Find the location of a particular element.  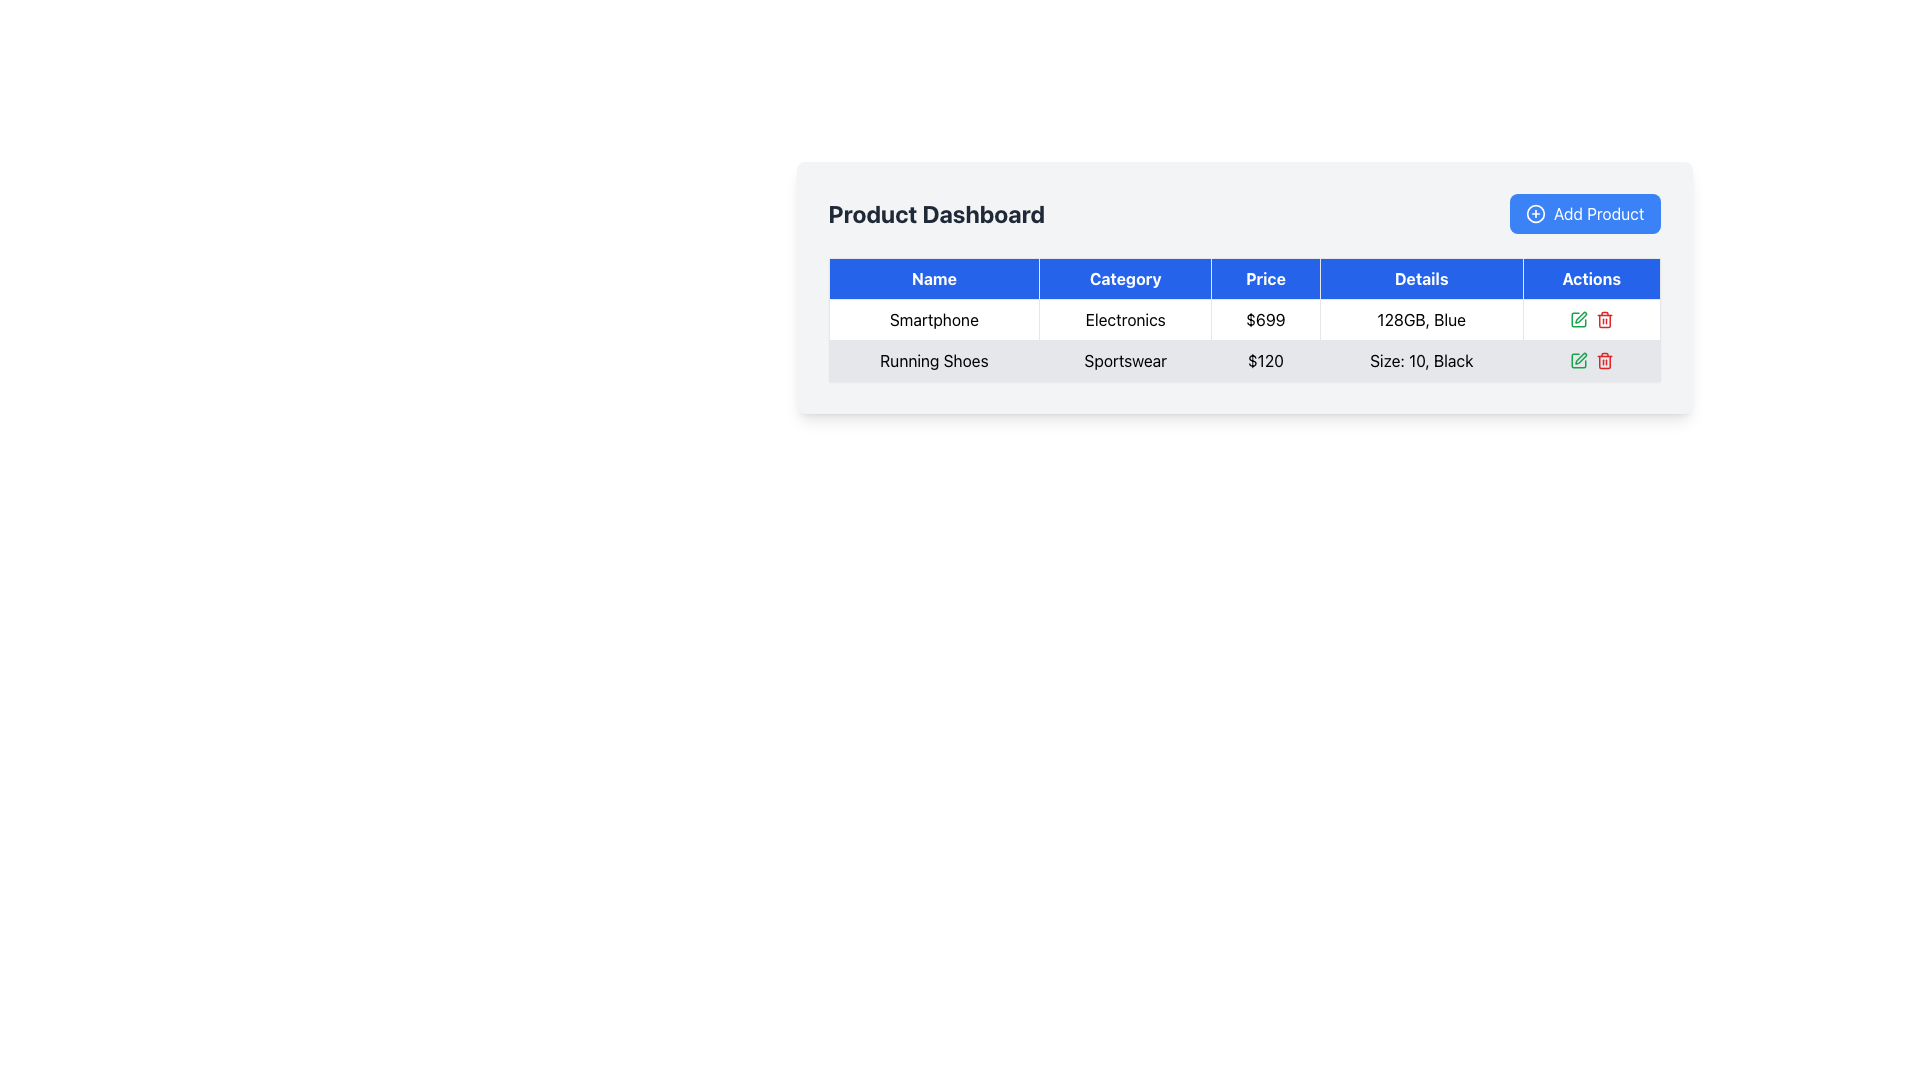

the 'Category' text label in the table header, which is styled with a blue background and bold white text, located in the second position among the header cells is located at coordinates (1125, 278).